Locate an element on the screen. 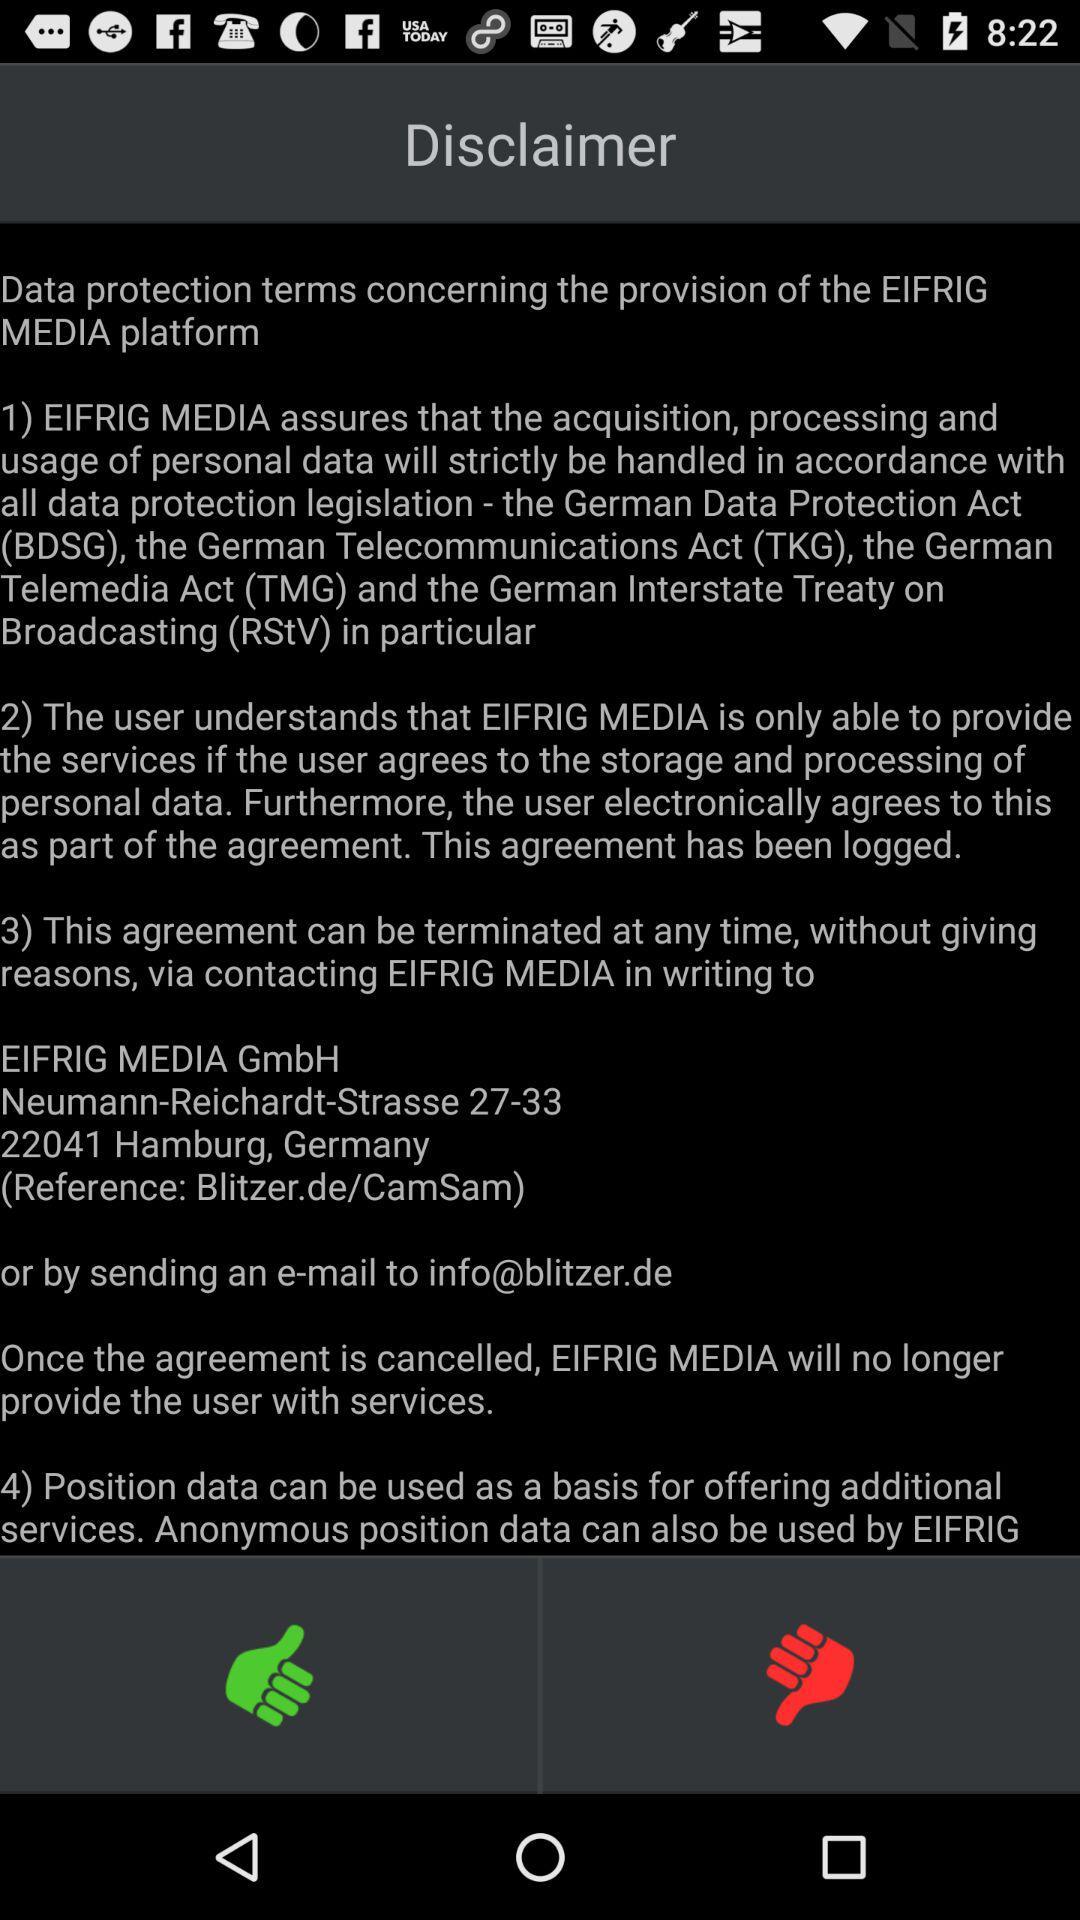 Image resolution: width=1080 pixels, height=1920 pixels. thumbs up is located at coordinates (270, 1674).